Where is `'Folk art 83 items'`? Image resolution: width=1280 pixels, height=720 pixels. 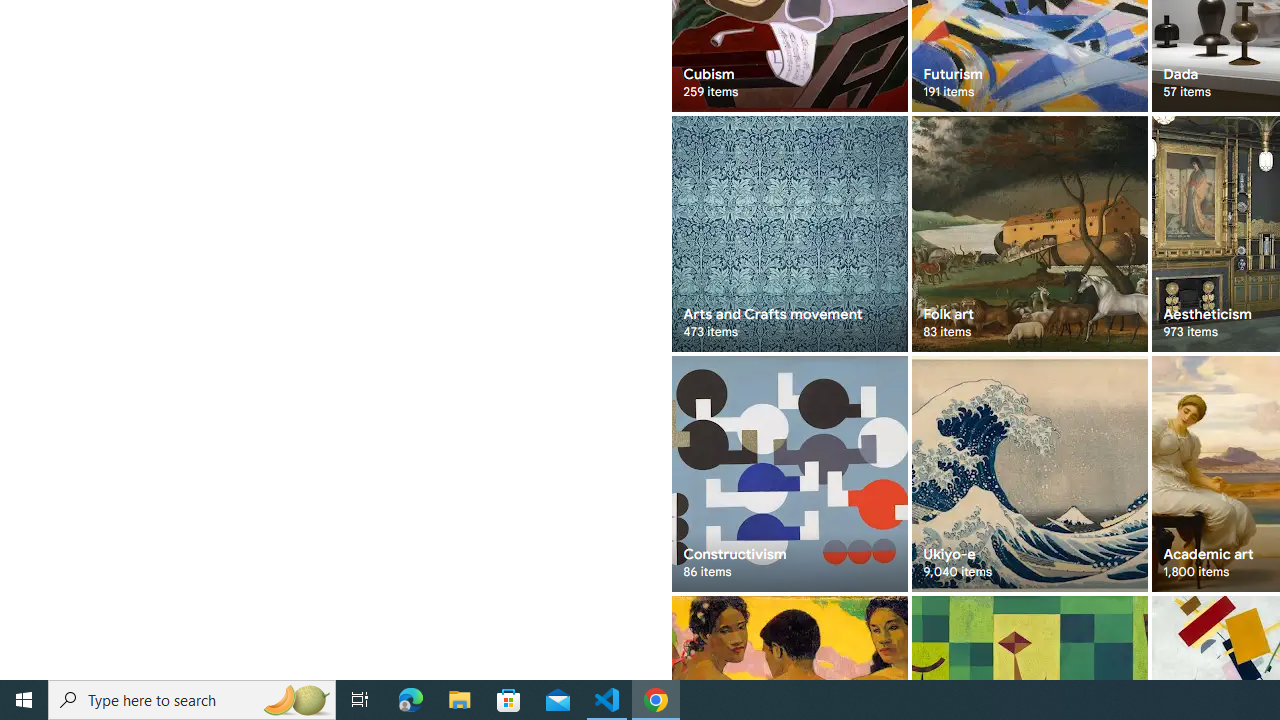 'Folk art 83 items' is located at coordinates (1029, 233).